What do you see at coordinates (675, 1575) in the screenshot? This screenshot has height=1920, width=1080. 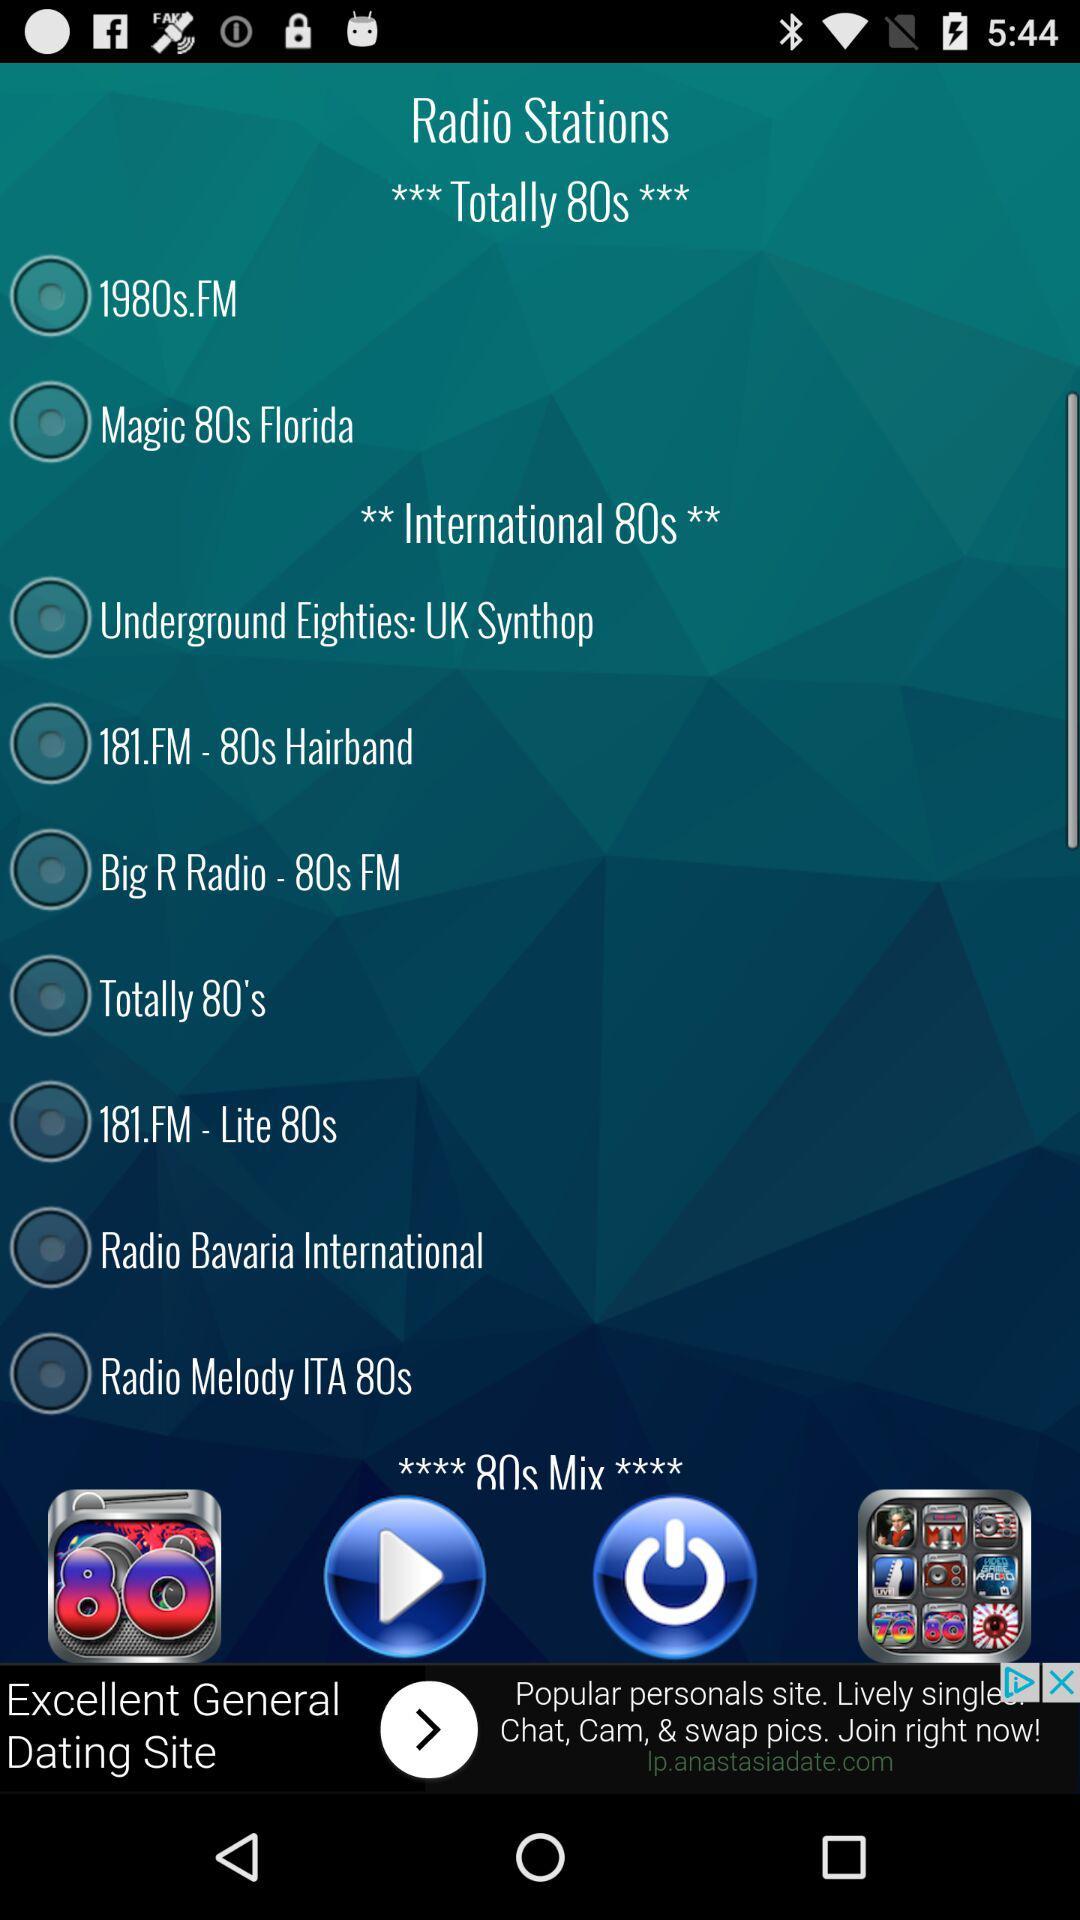 I see `audio` at bounding box center [675, 1575].